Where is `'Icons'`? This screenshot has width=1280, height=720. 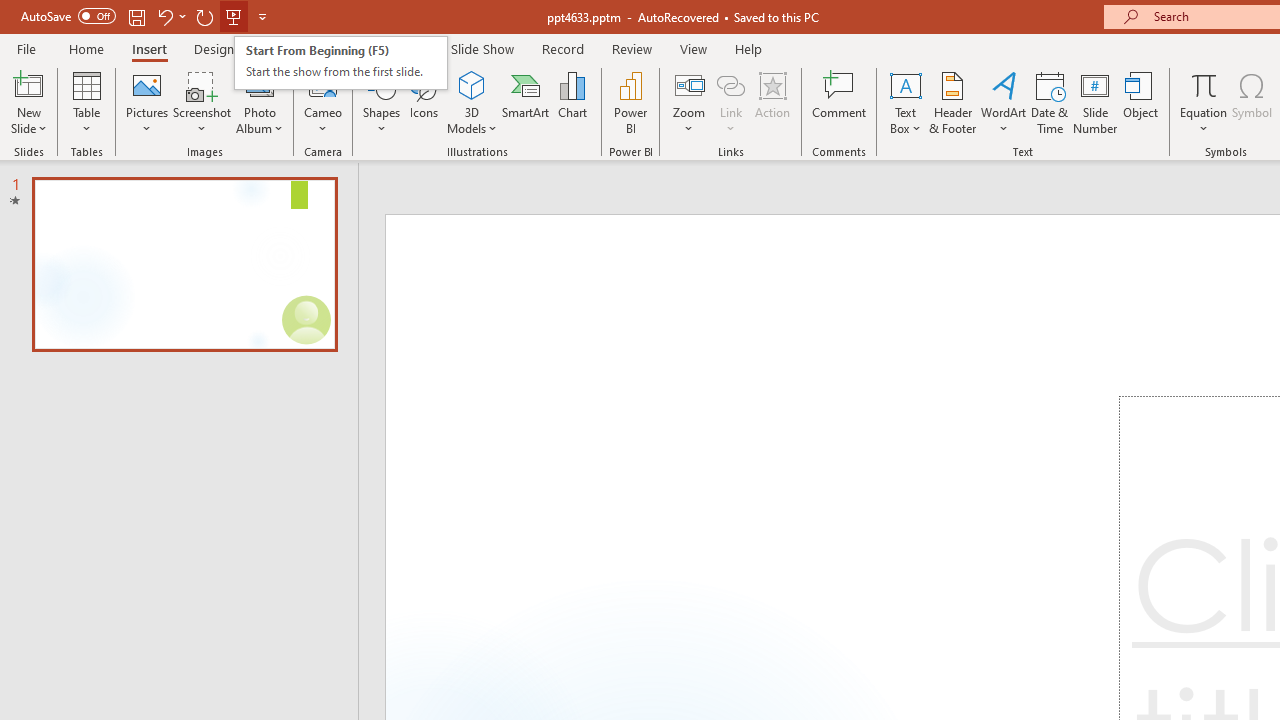
'Icons' is located at coordinates (423, 103).